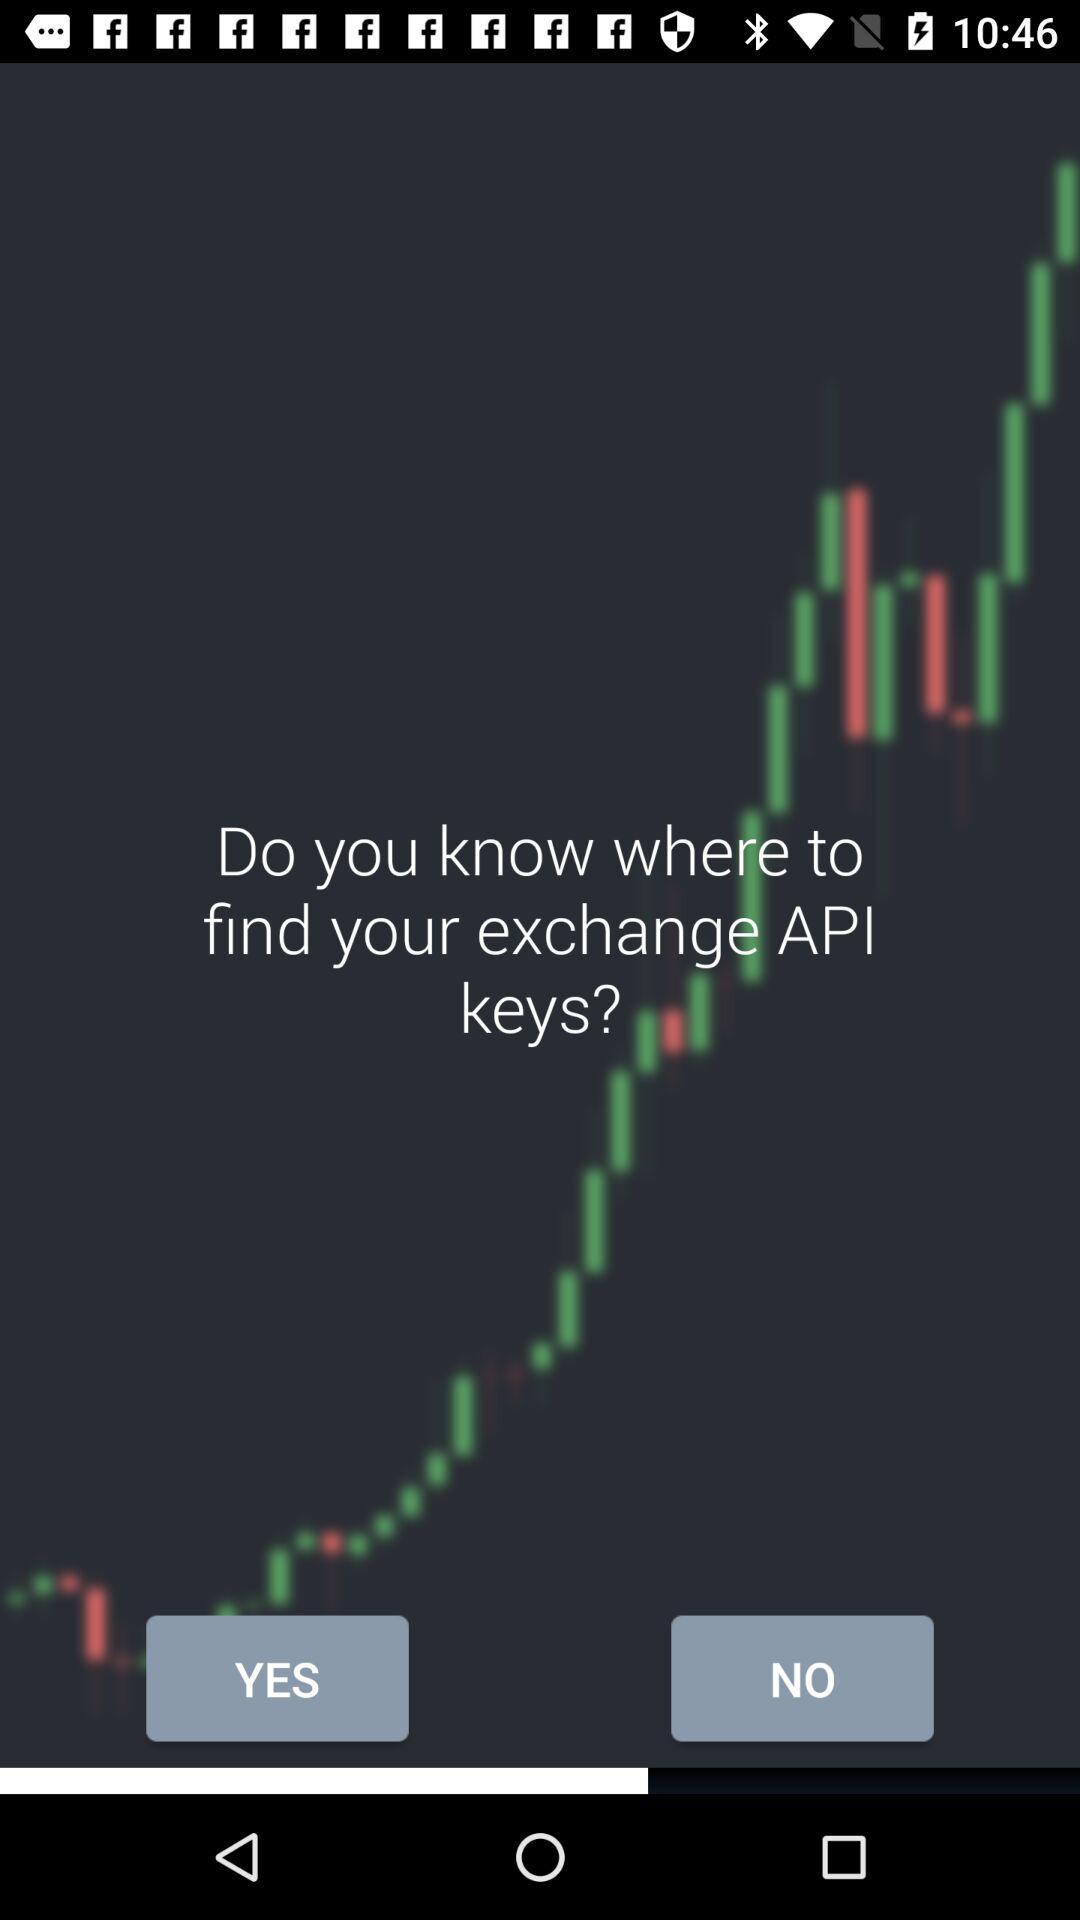 Image resolution: width=1080 pixels, height=1920 pixels. Describe the element at coordinates (801, 1678) in the screenshot. I see `item next to the yes item` at that location.